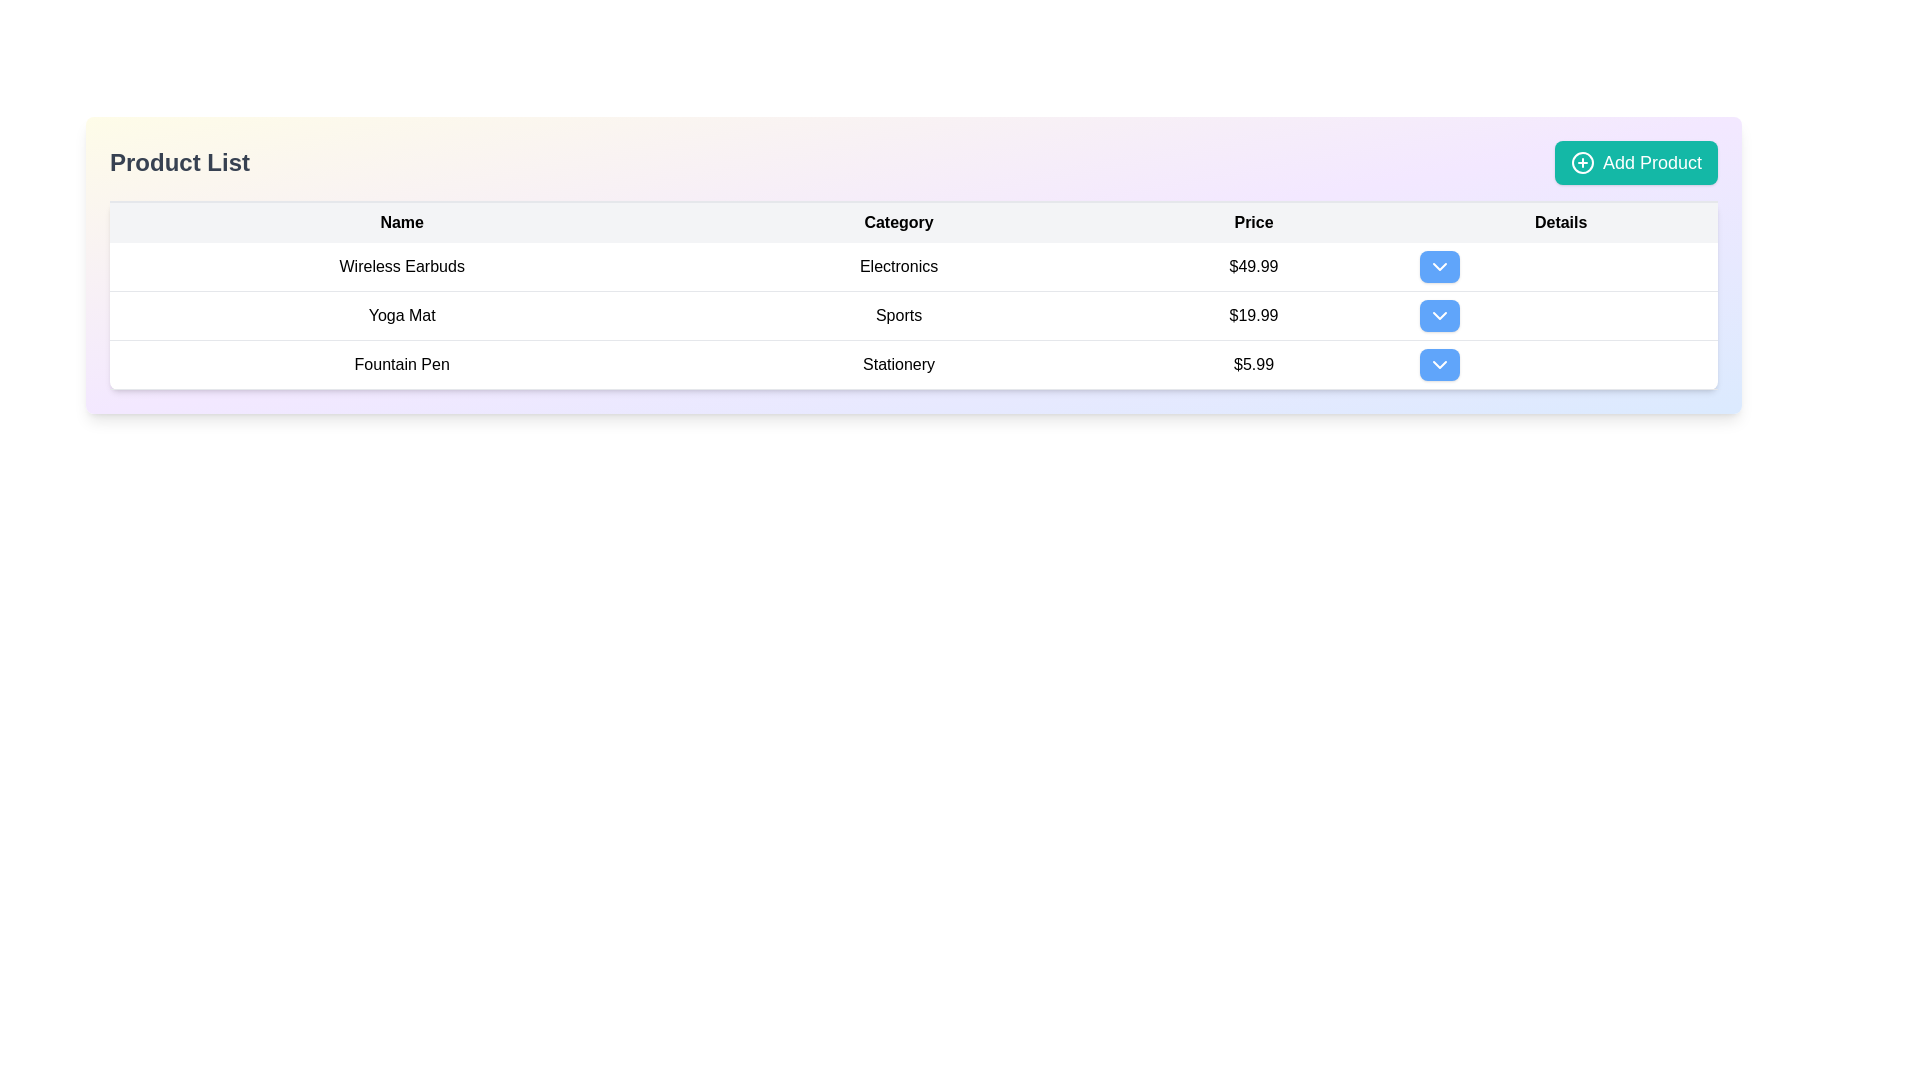  Describe the element at coordinates (1581, 161) in the screenshot. I see `the 'Add Product' icon located at the top right of the interface` at that location.